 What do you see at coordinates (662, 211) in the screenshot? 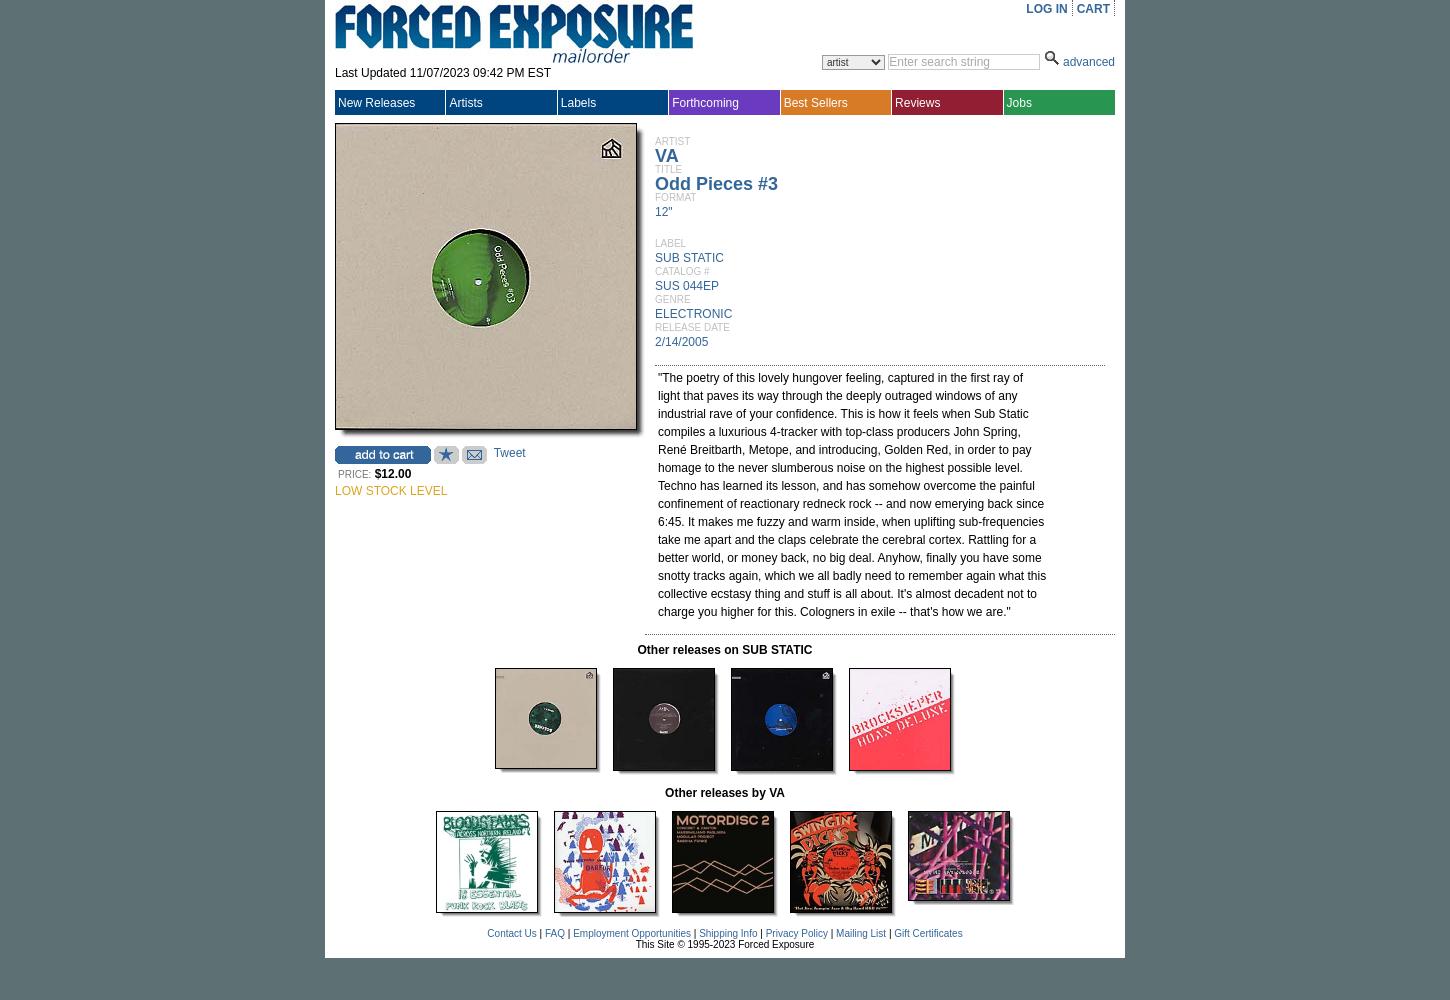
I see `'12"'` at bounding box center [662, 211].